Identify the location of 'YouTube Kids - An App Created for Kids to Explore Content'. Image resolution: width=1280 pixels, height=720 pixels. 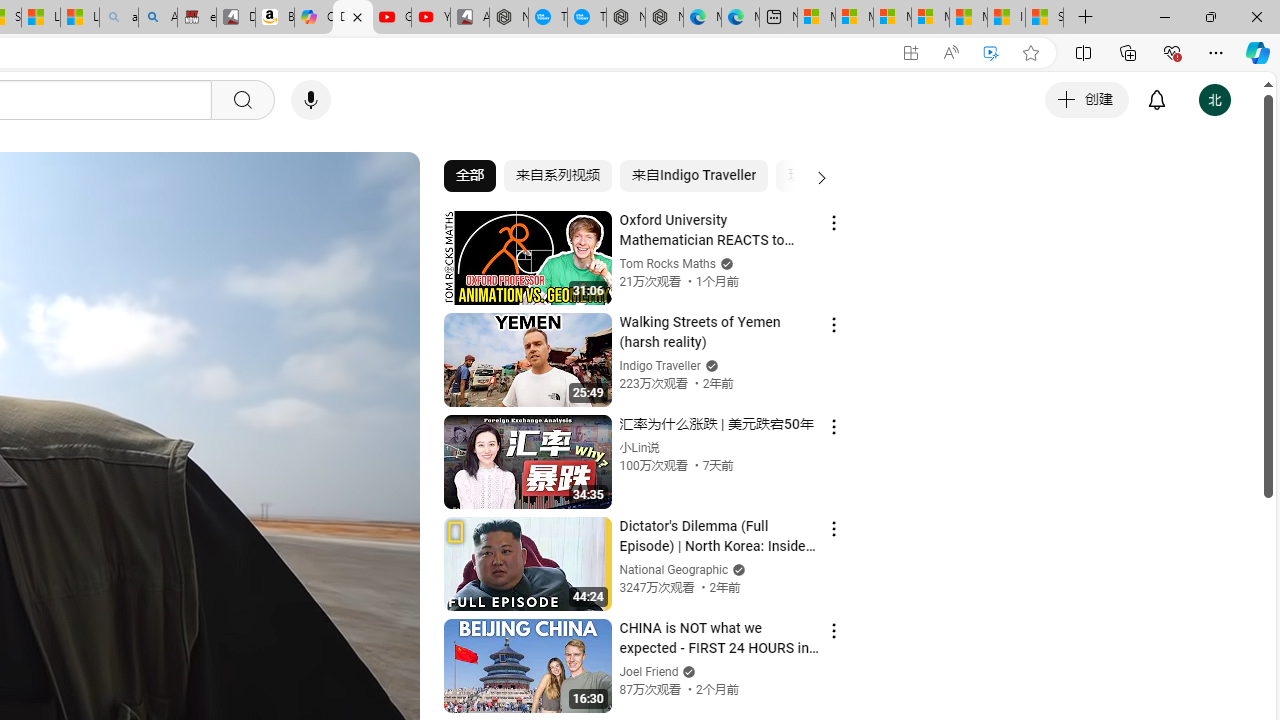
(430, 17).